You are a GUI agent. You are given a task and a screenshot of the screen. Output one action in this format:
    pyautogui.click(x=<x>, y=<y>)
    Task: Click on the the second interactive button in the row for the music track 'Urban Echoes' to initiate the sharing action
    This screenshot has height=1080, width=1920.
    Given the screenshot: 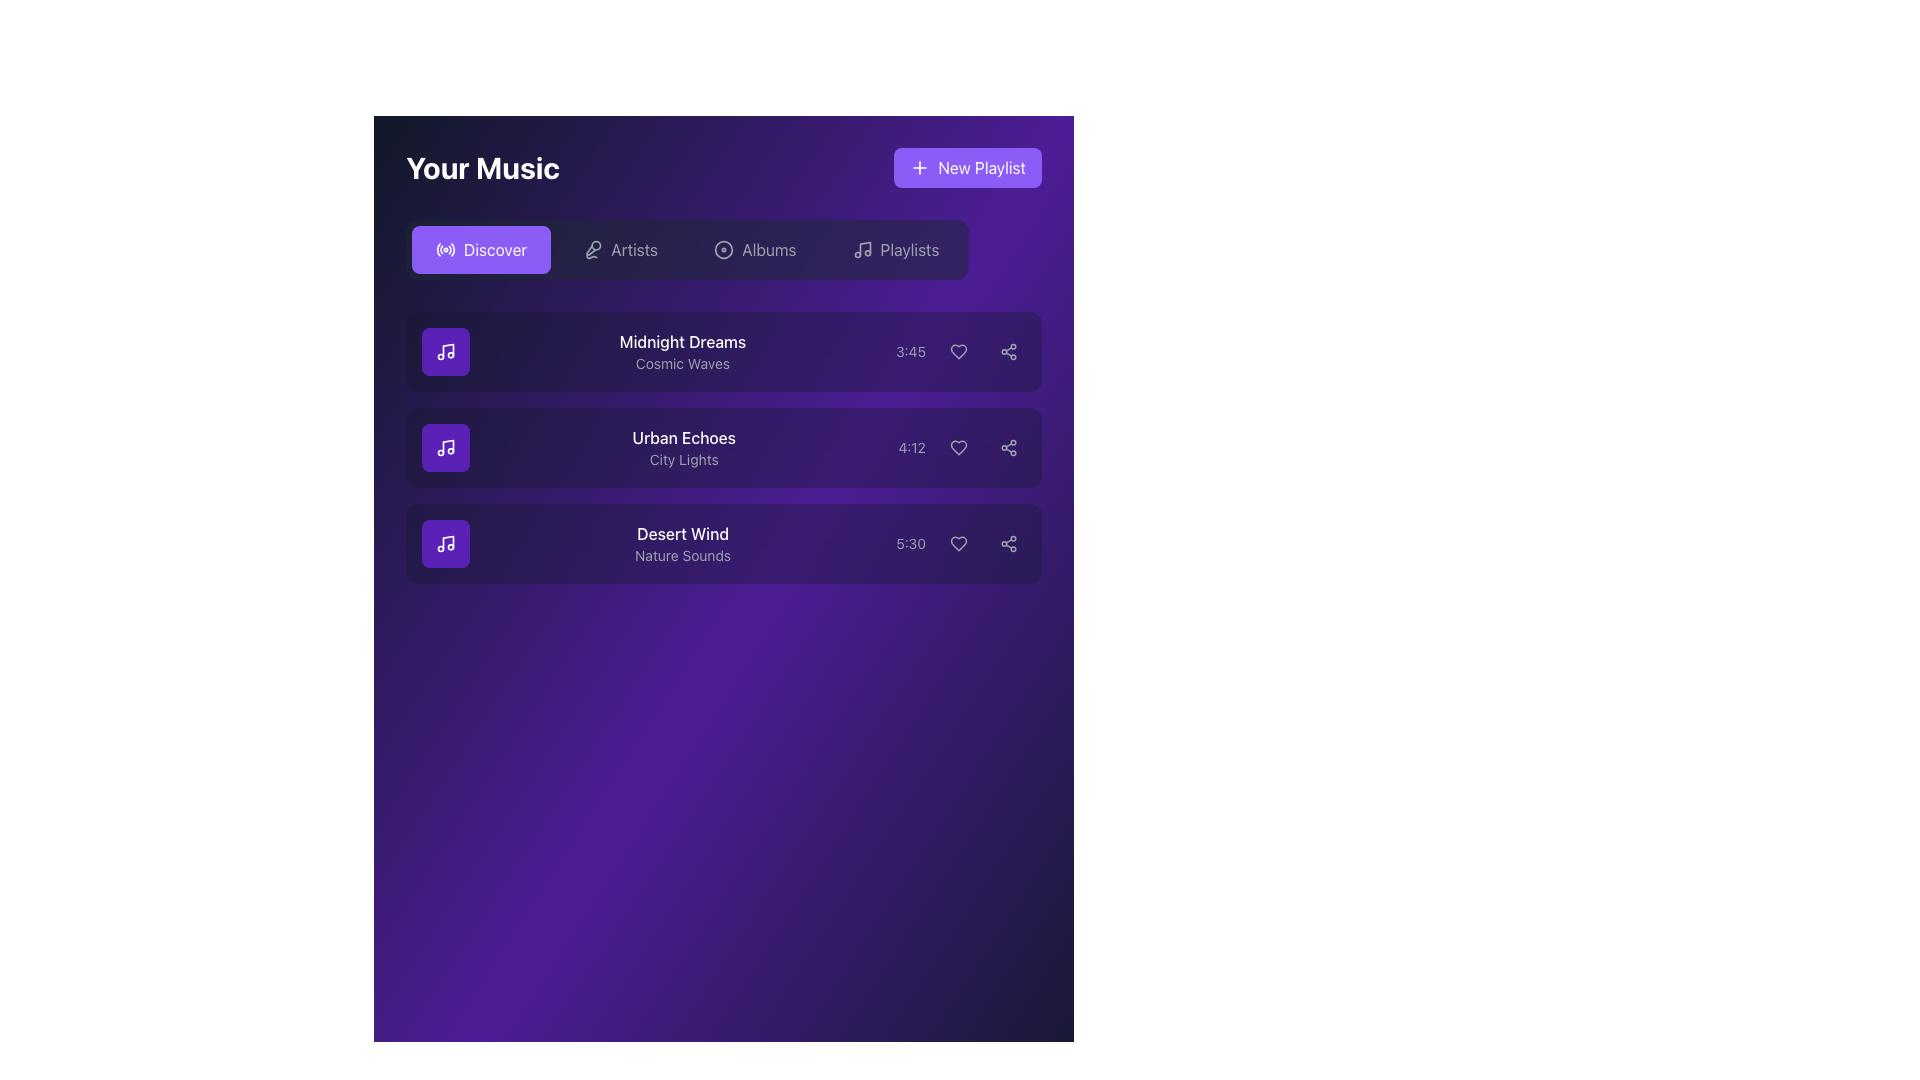 What is the action you would take?
    pyautogui.click(x=1008, y=446)
    